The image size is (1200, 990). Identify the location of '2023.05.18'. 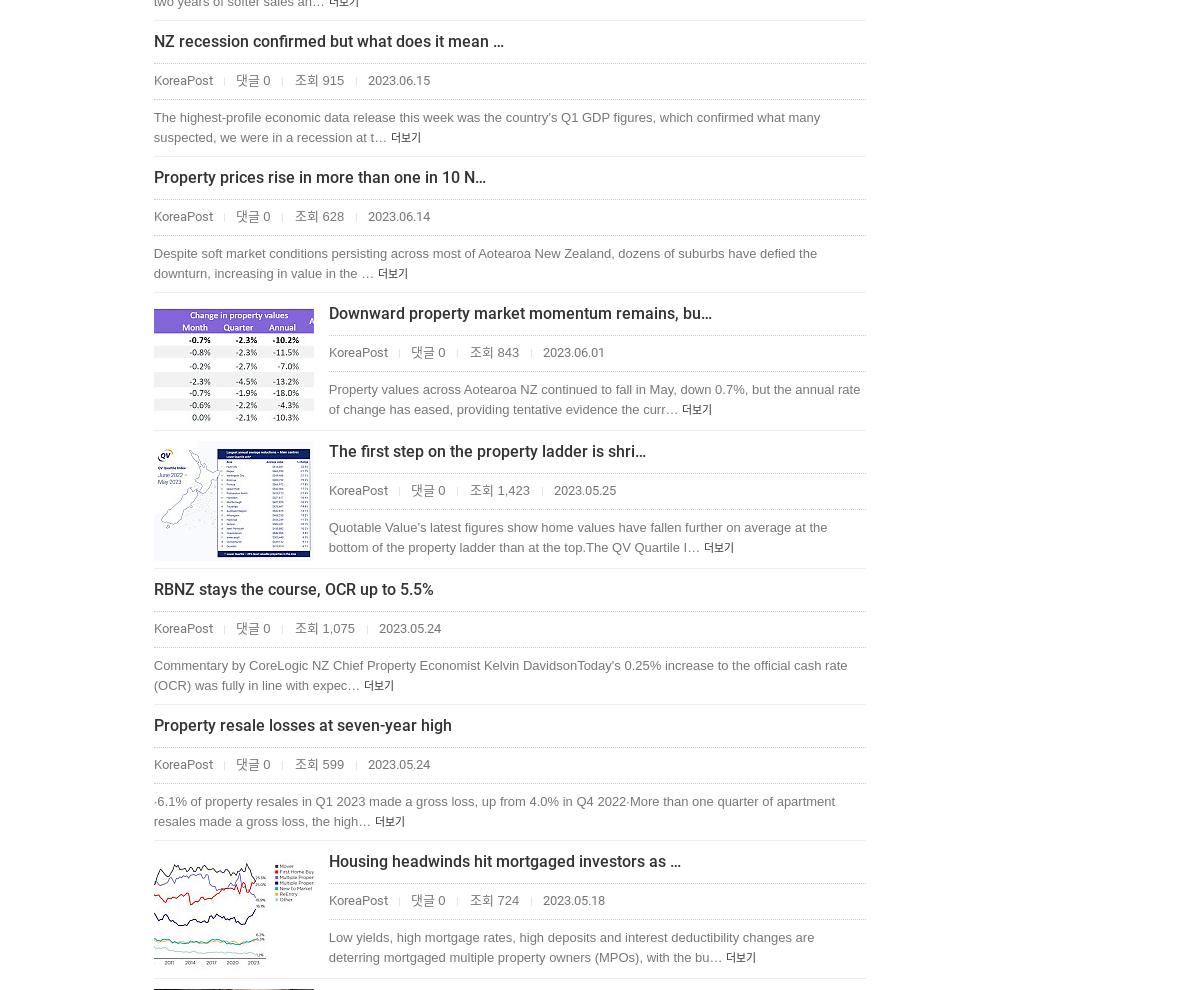
(570, 899).